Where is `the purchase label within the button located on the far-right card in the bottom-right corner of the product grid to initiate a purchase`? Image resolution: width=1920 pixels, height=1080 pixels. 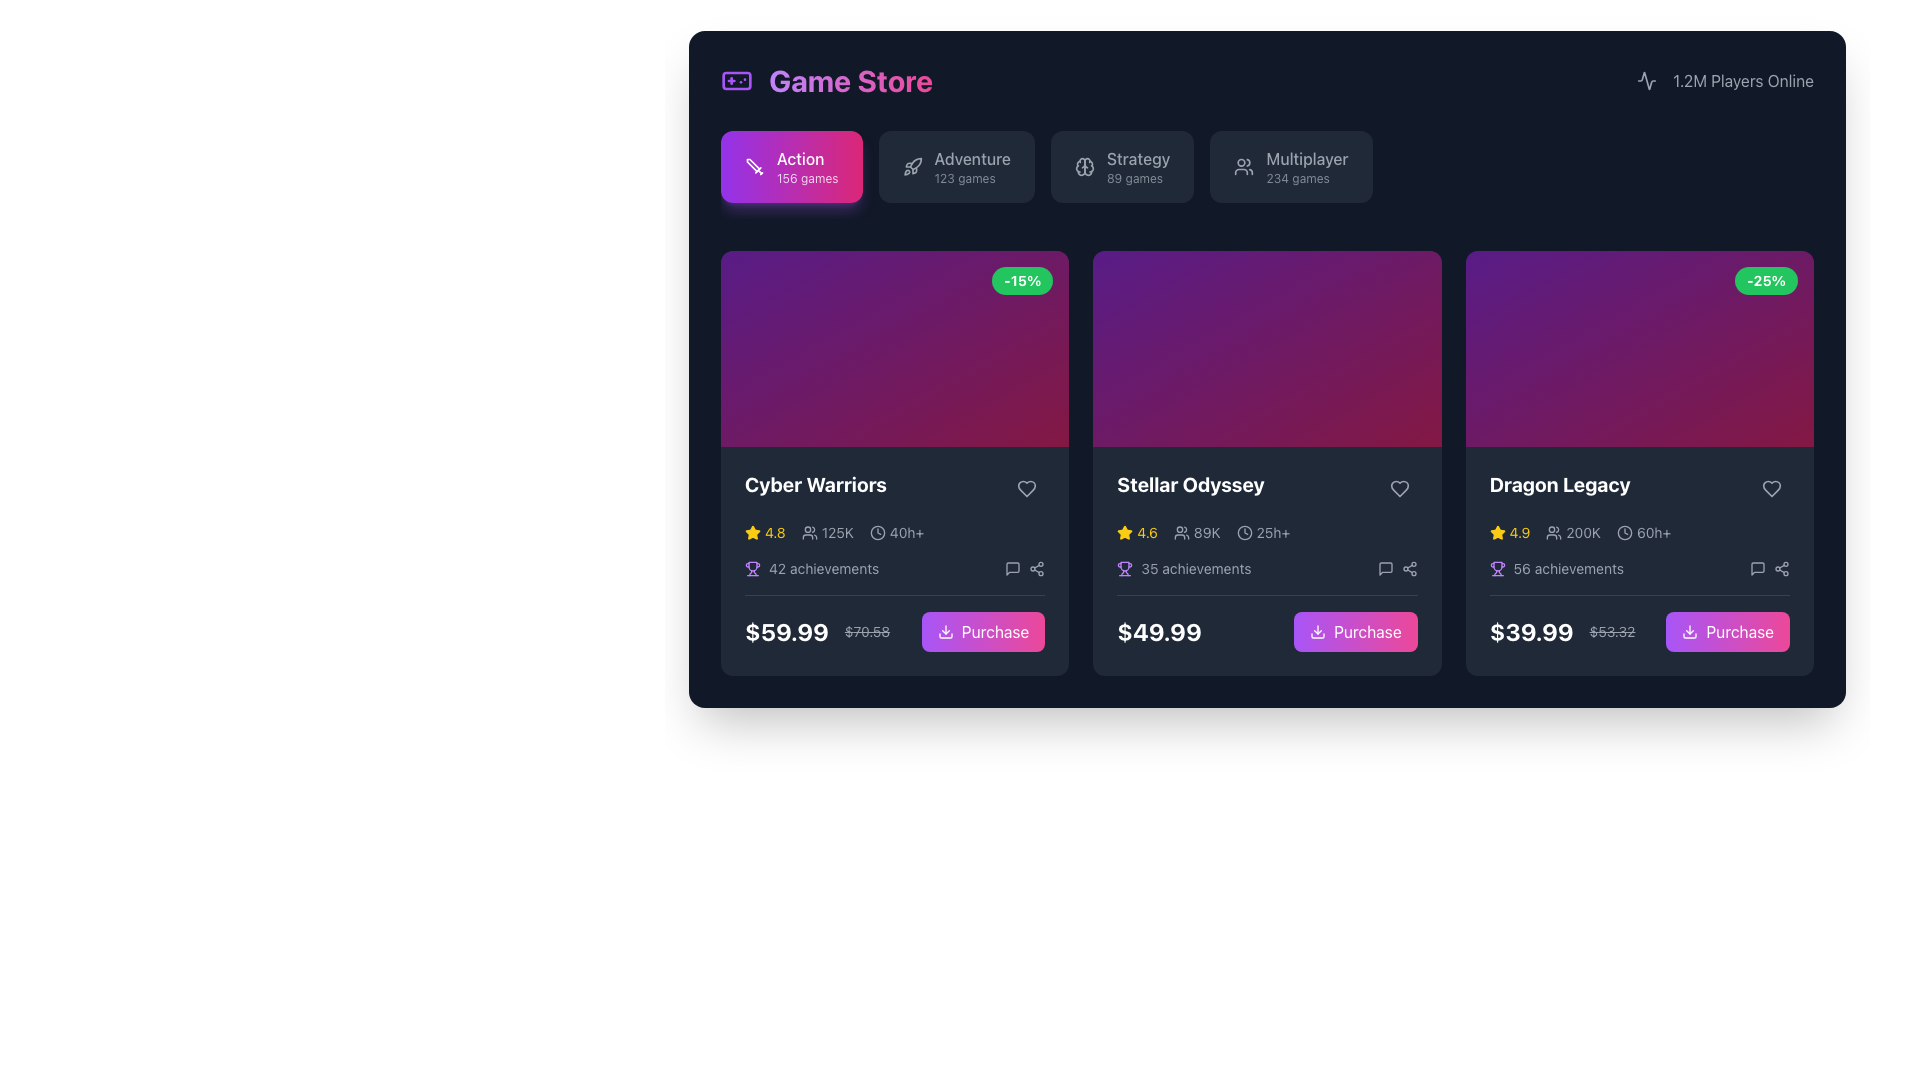
the purchase label within the button located on the far-right card in the bottom-right corner of the product grid to initiate a purchase is located at coordinates (1739, 631).